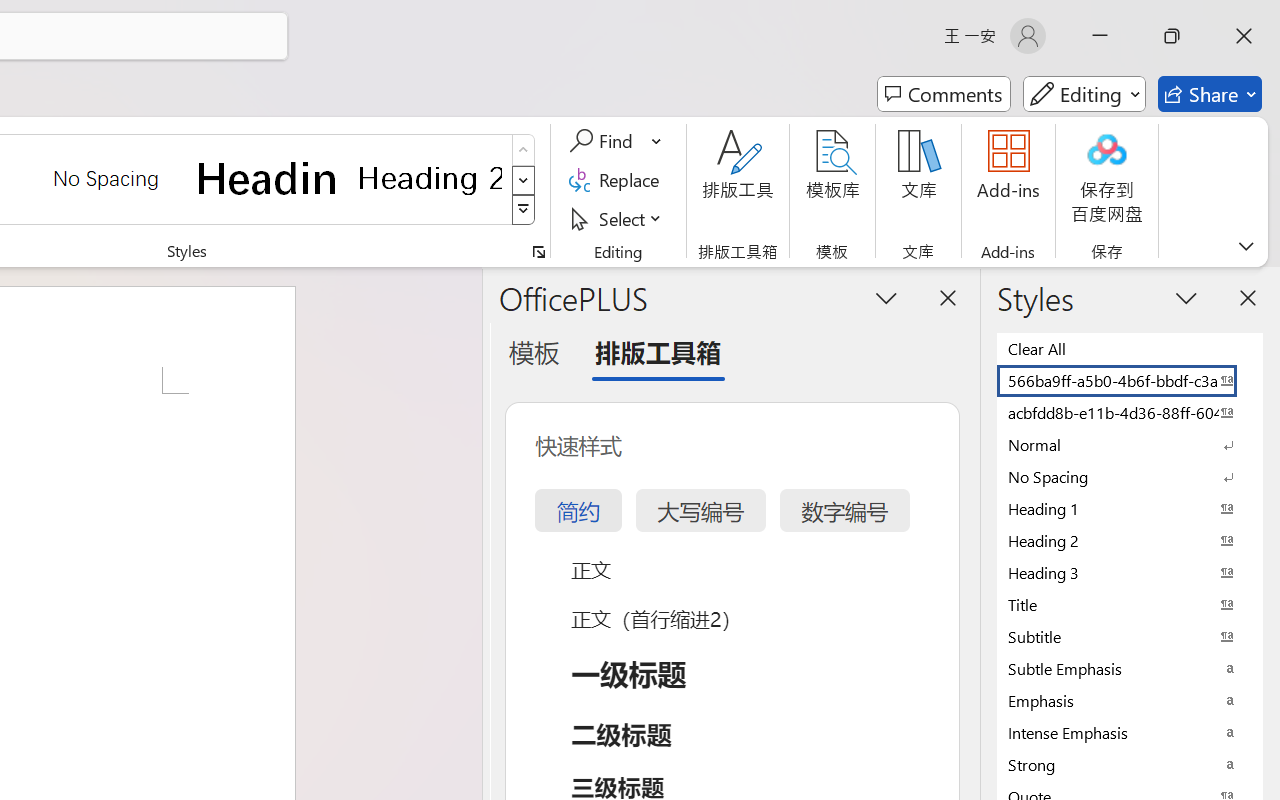 This screenshot has height=800, width=1280. What do you see at coordinates (1083, 94) in the screenshot?
I see `'Mode'` at bounding box center [1083, 94].